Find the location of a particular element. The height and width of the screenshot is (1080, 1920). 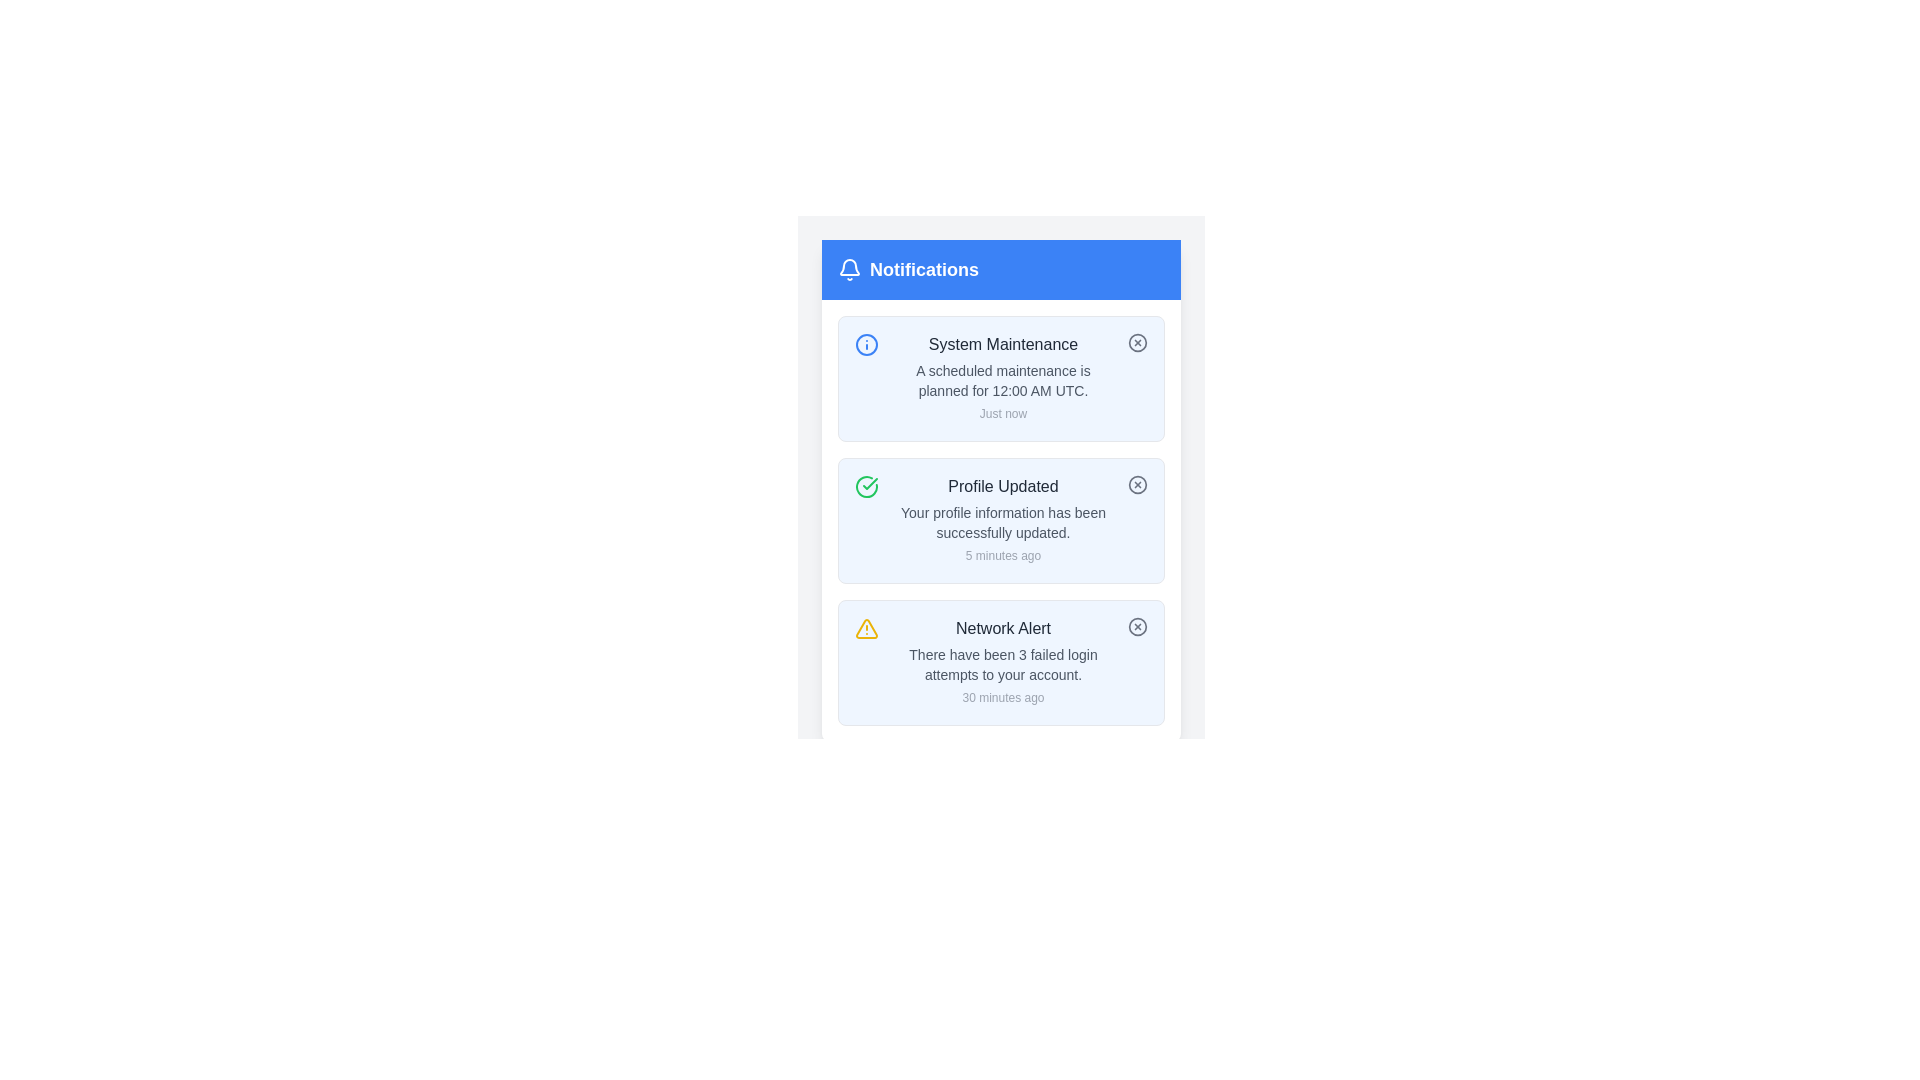

the prominent 'Notifications' text label, which is styled with white text on a blue background and located in the header section next to a bell icon is located at coordinates (923, 270).